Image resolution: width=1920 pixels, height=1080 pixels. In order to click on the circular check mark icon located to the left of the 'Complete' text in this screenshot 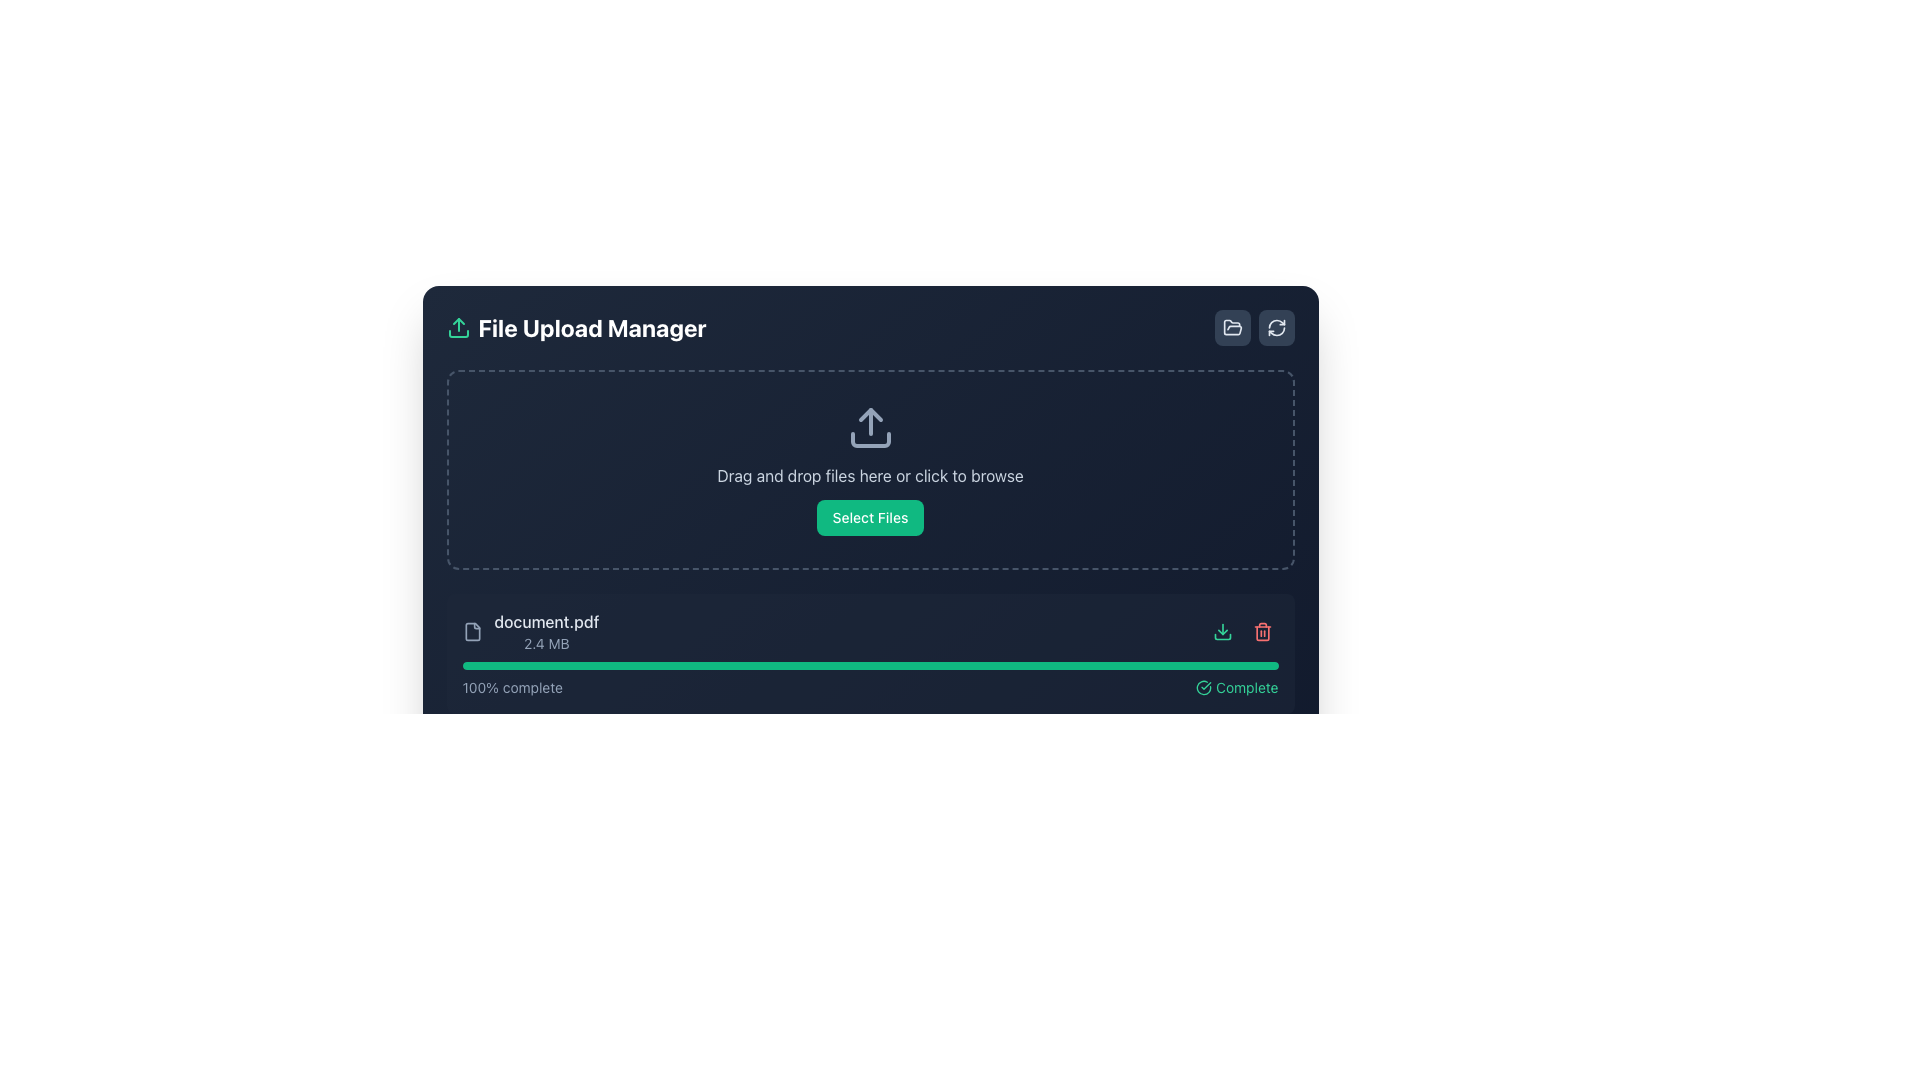, I will do `click(1203, 686)`.